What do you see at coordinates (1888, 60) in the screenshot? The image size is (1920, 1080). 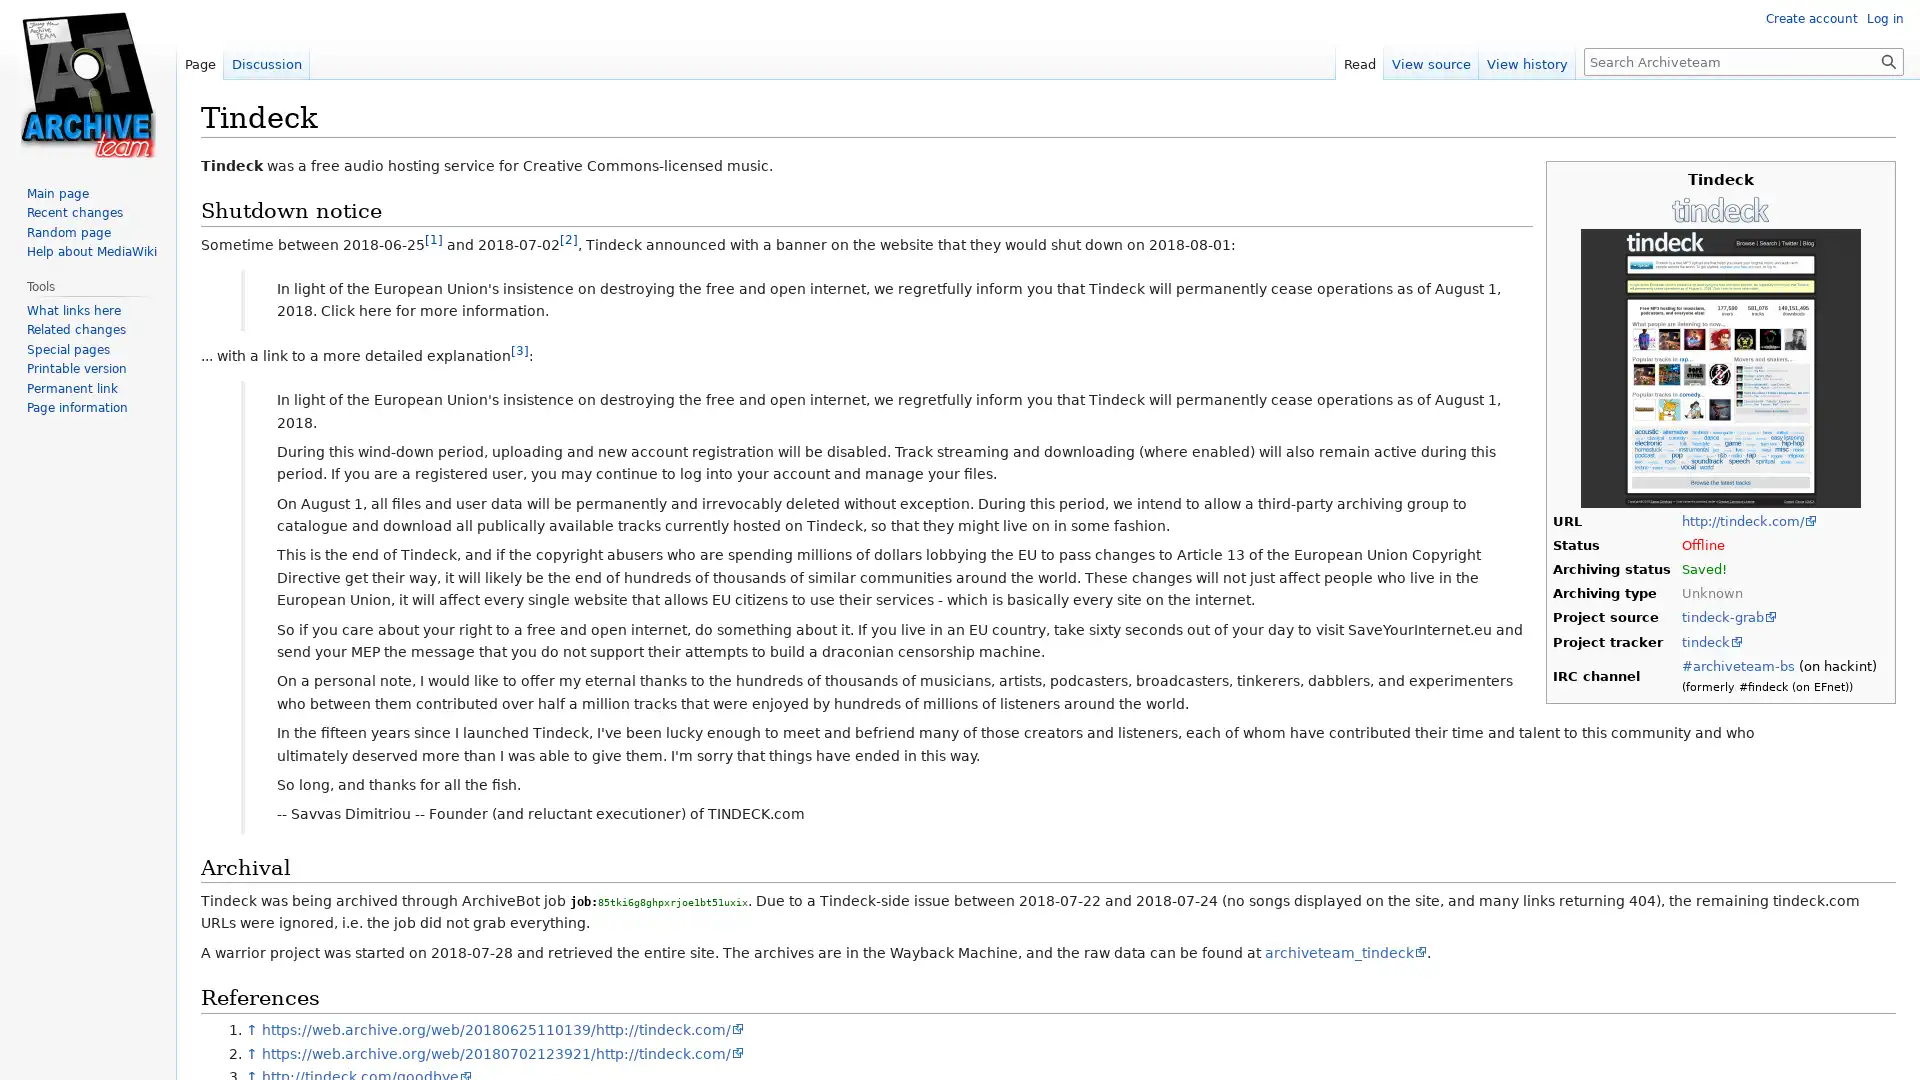 I see `Go` at bounding box center [1888, 60].